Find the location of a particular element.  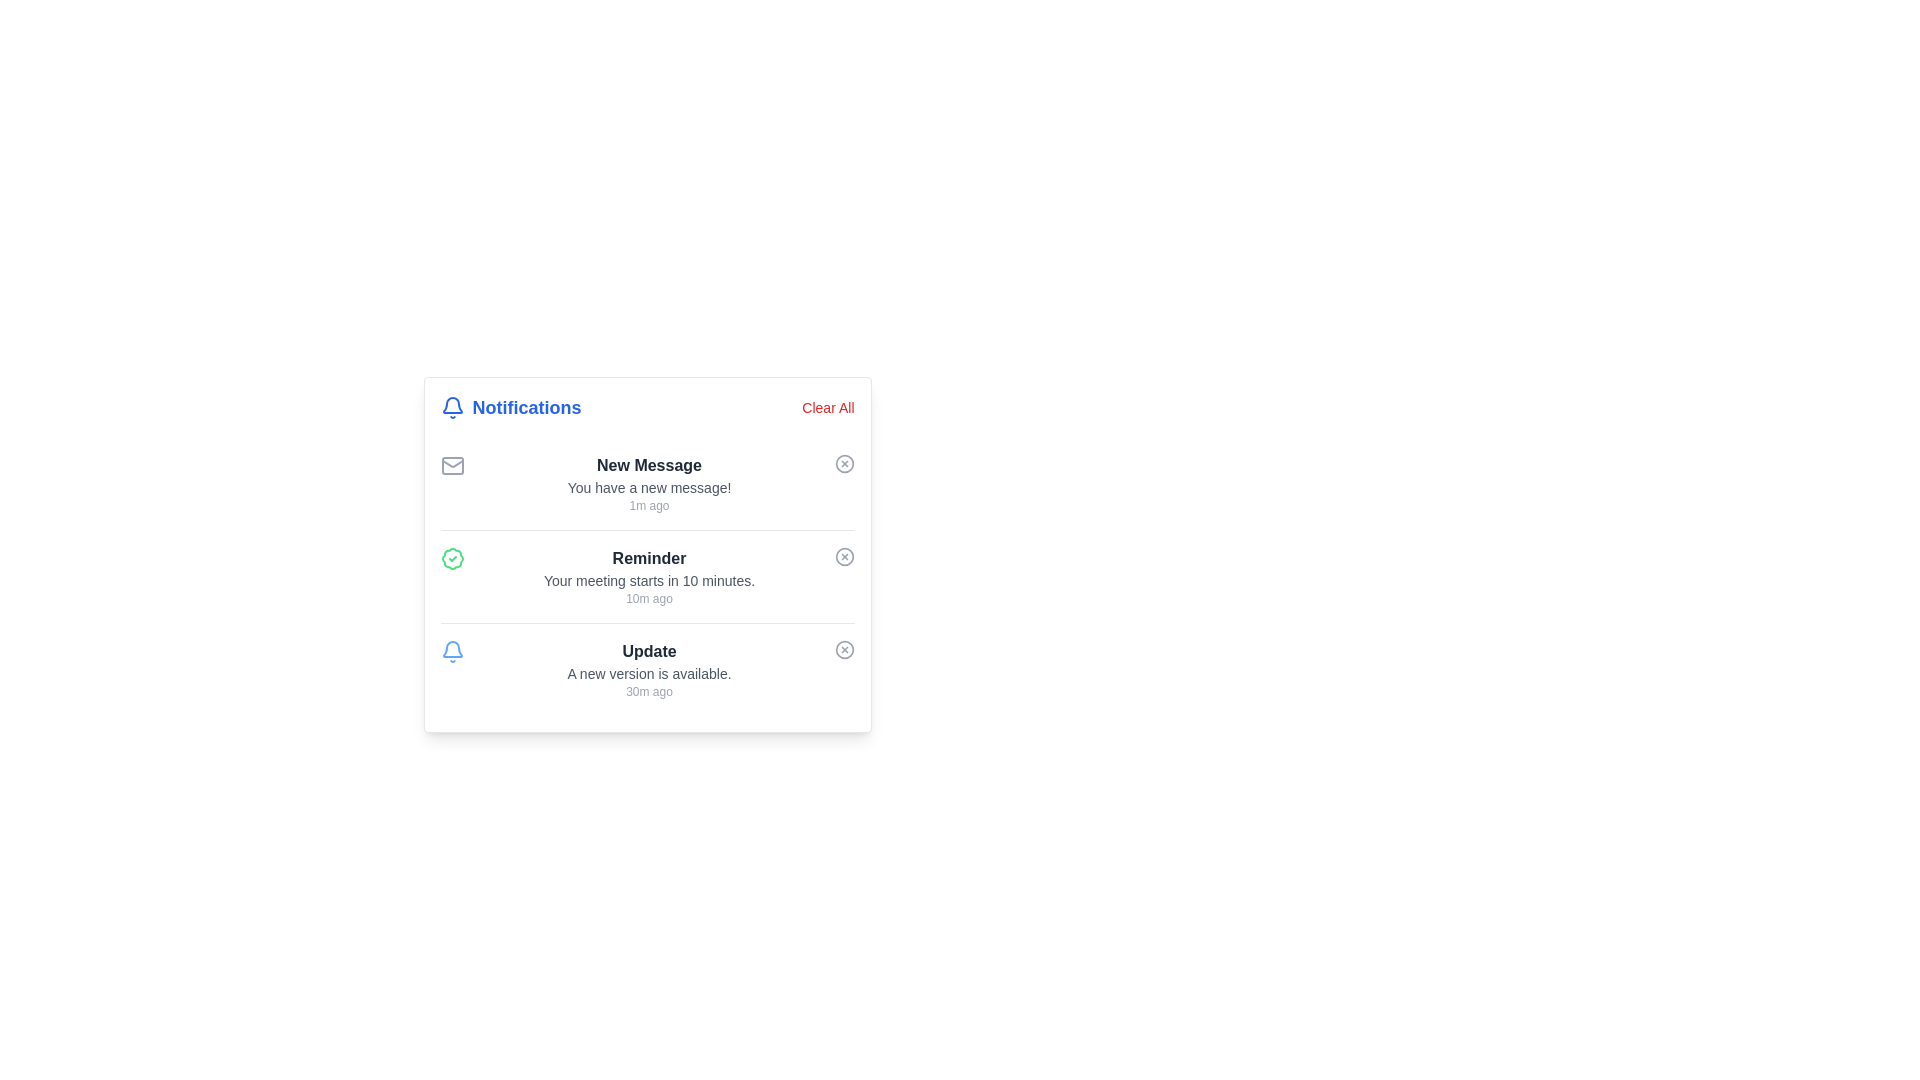

the notification display component that contains the text 'Reminder' in bold and the message 'Your meeting starts in 10 minutes.' is located at coordinates (649, 577).